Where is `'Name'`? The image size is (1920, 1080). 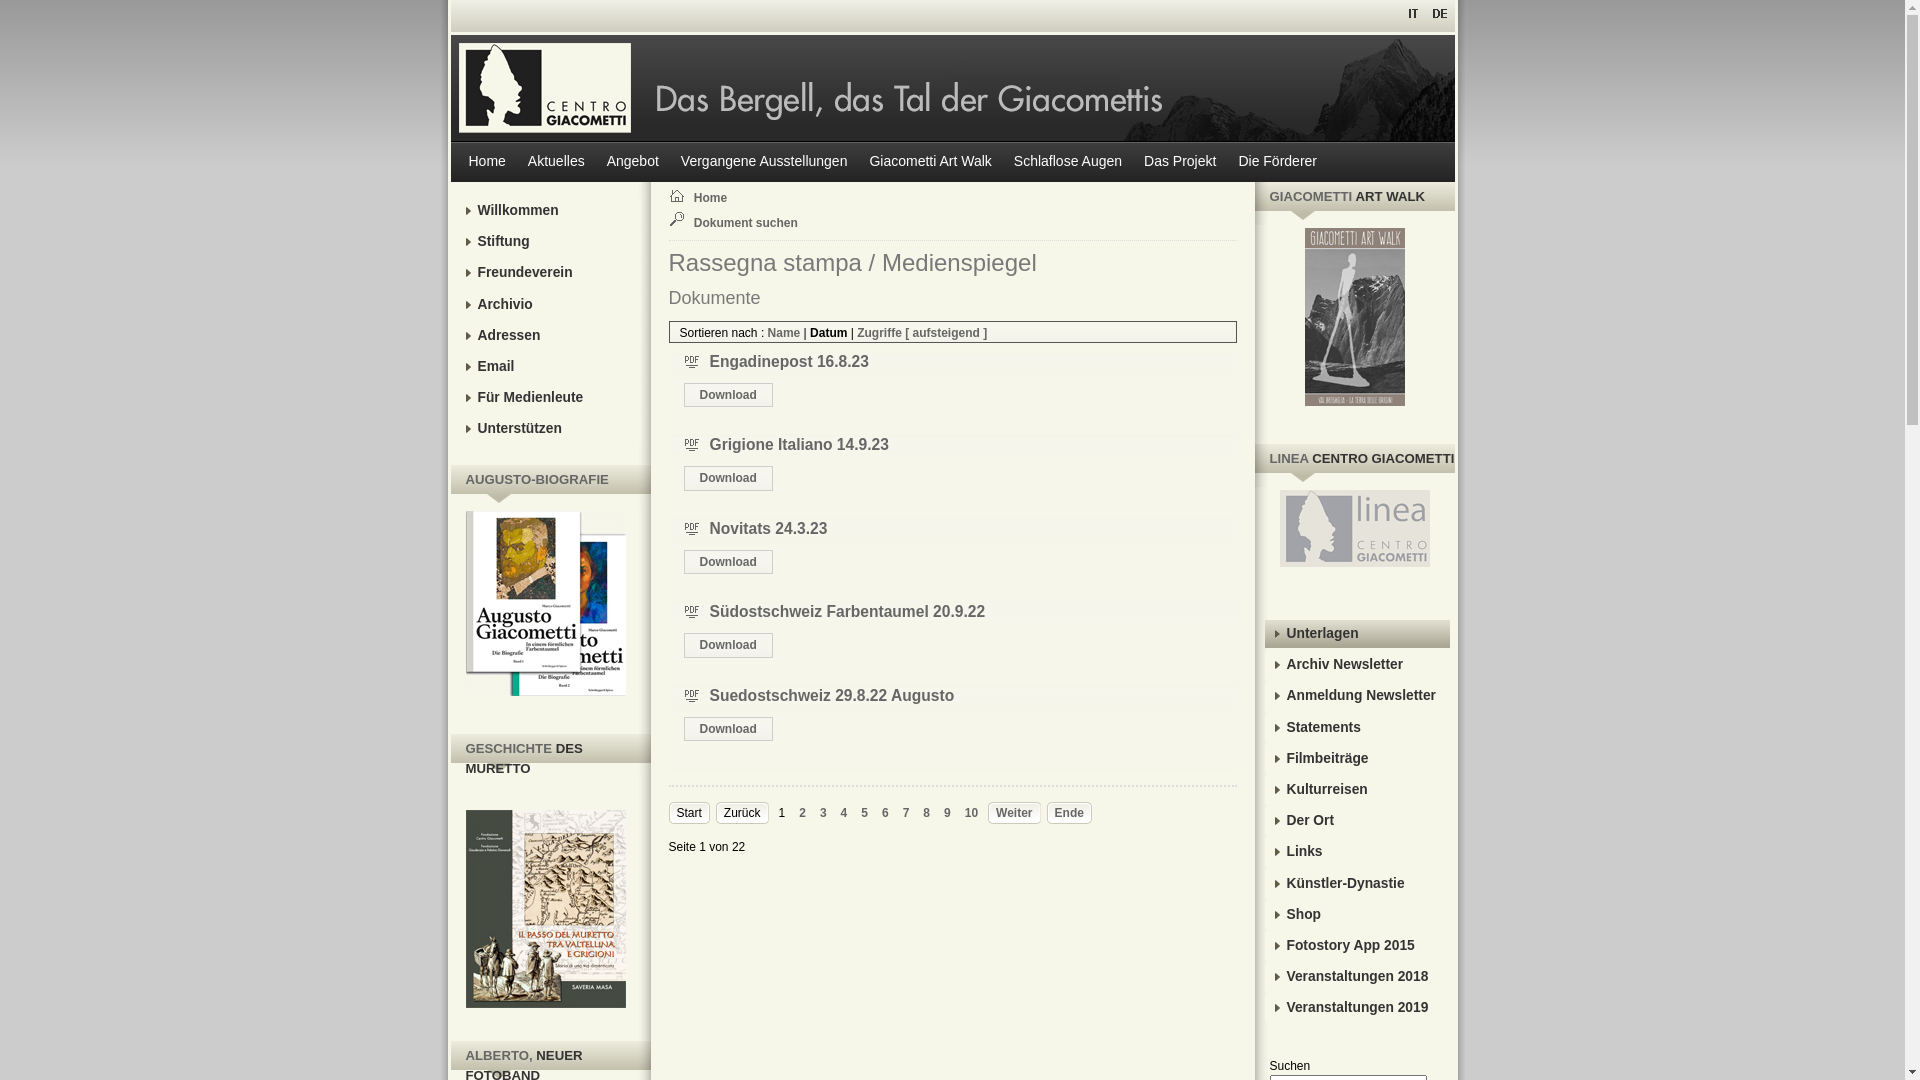 'Name' is located at coordinates (783, 331).